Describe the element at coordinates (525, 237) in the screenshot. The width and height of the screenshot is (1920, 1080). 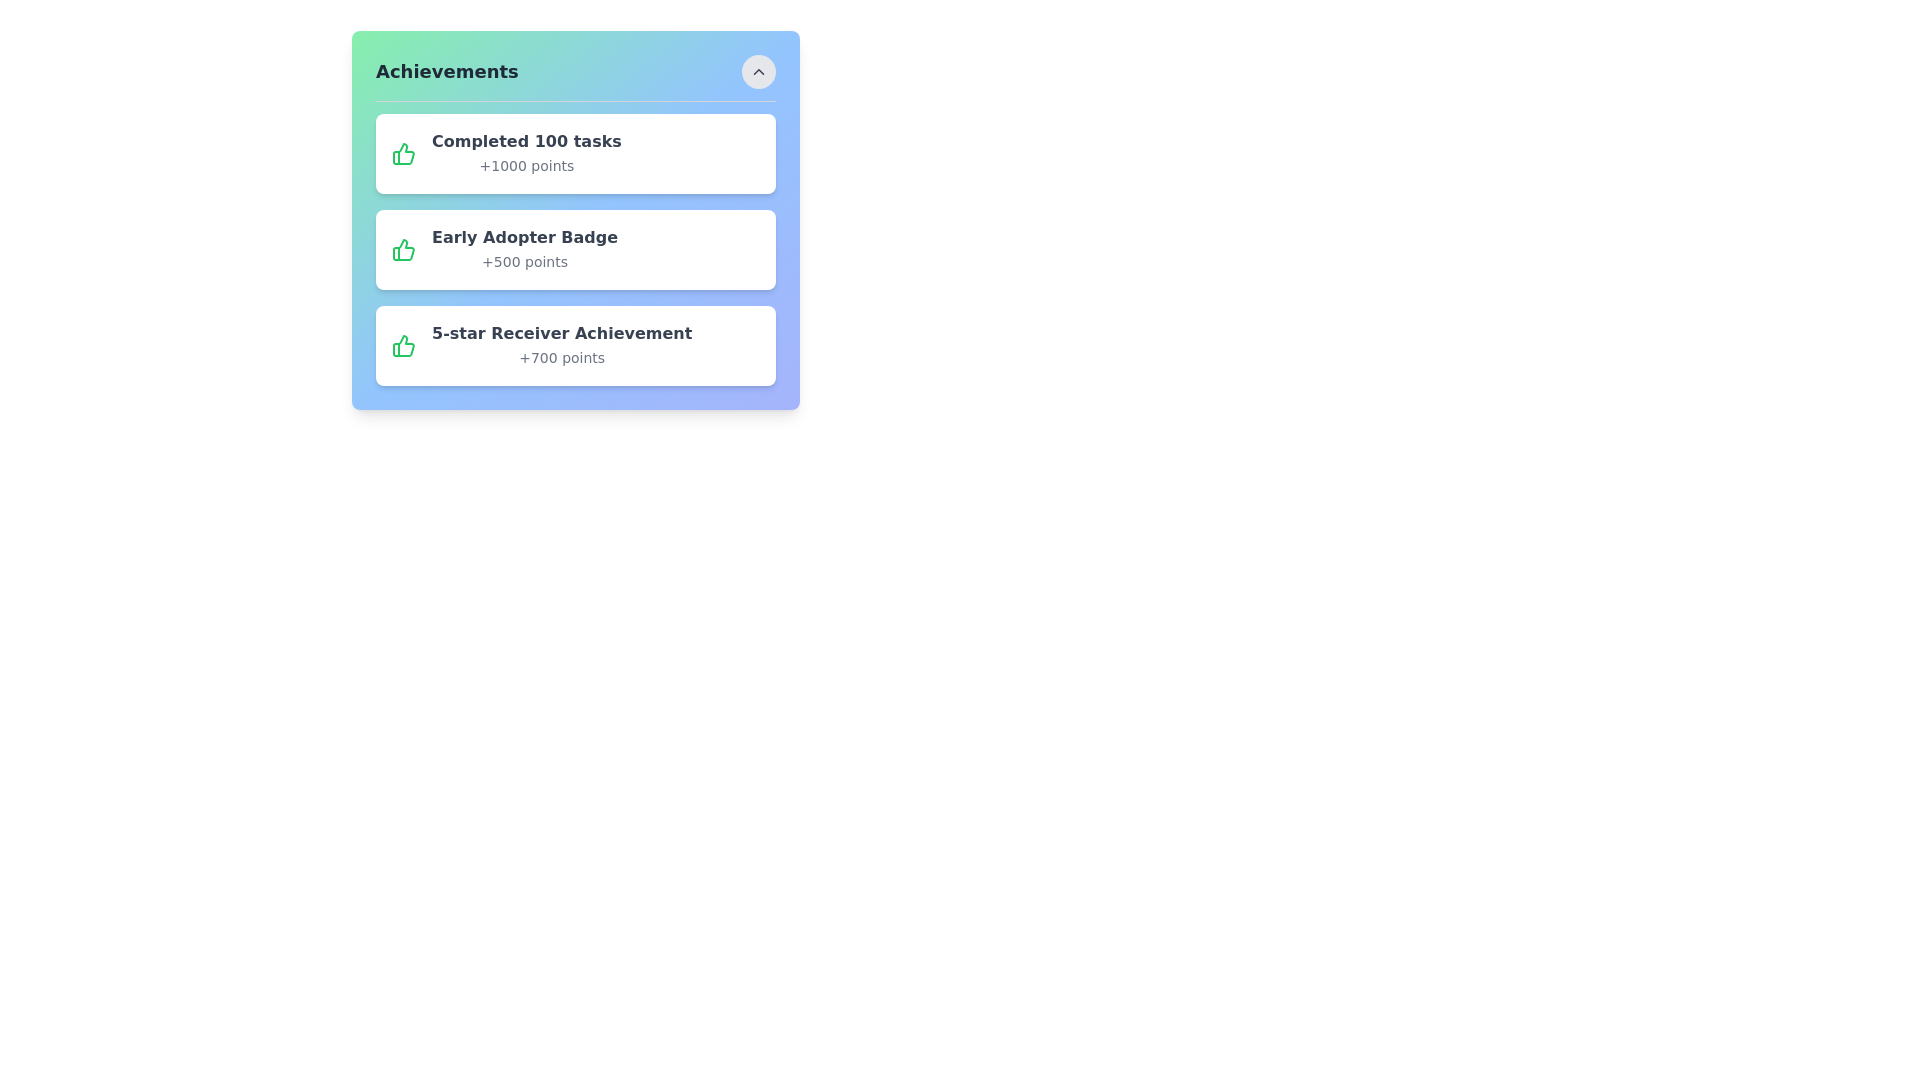
I see `the Text label that identifies the achievement titled '+500 points', which is located in the second achievement card, positioned below 'Completed 100 tasks' and above '5-star Receiver Achievement'` at that location.